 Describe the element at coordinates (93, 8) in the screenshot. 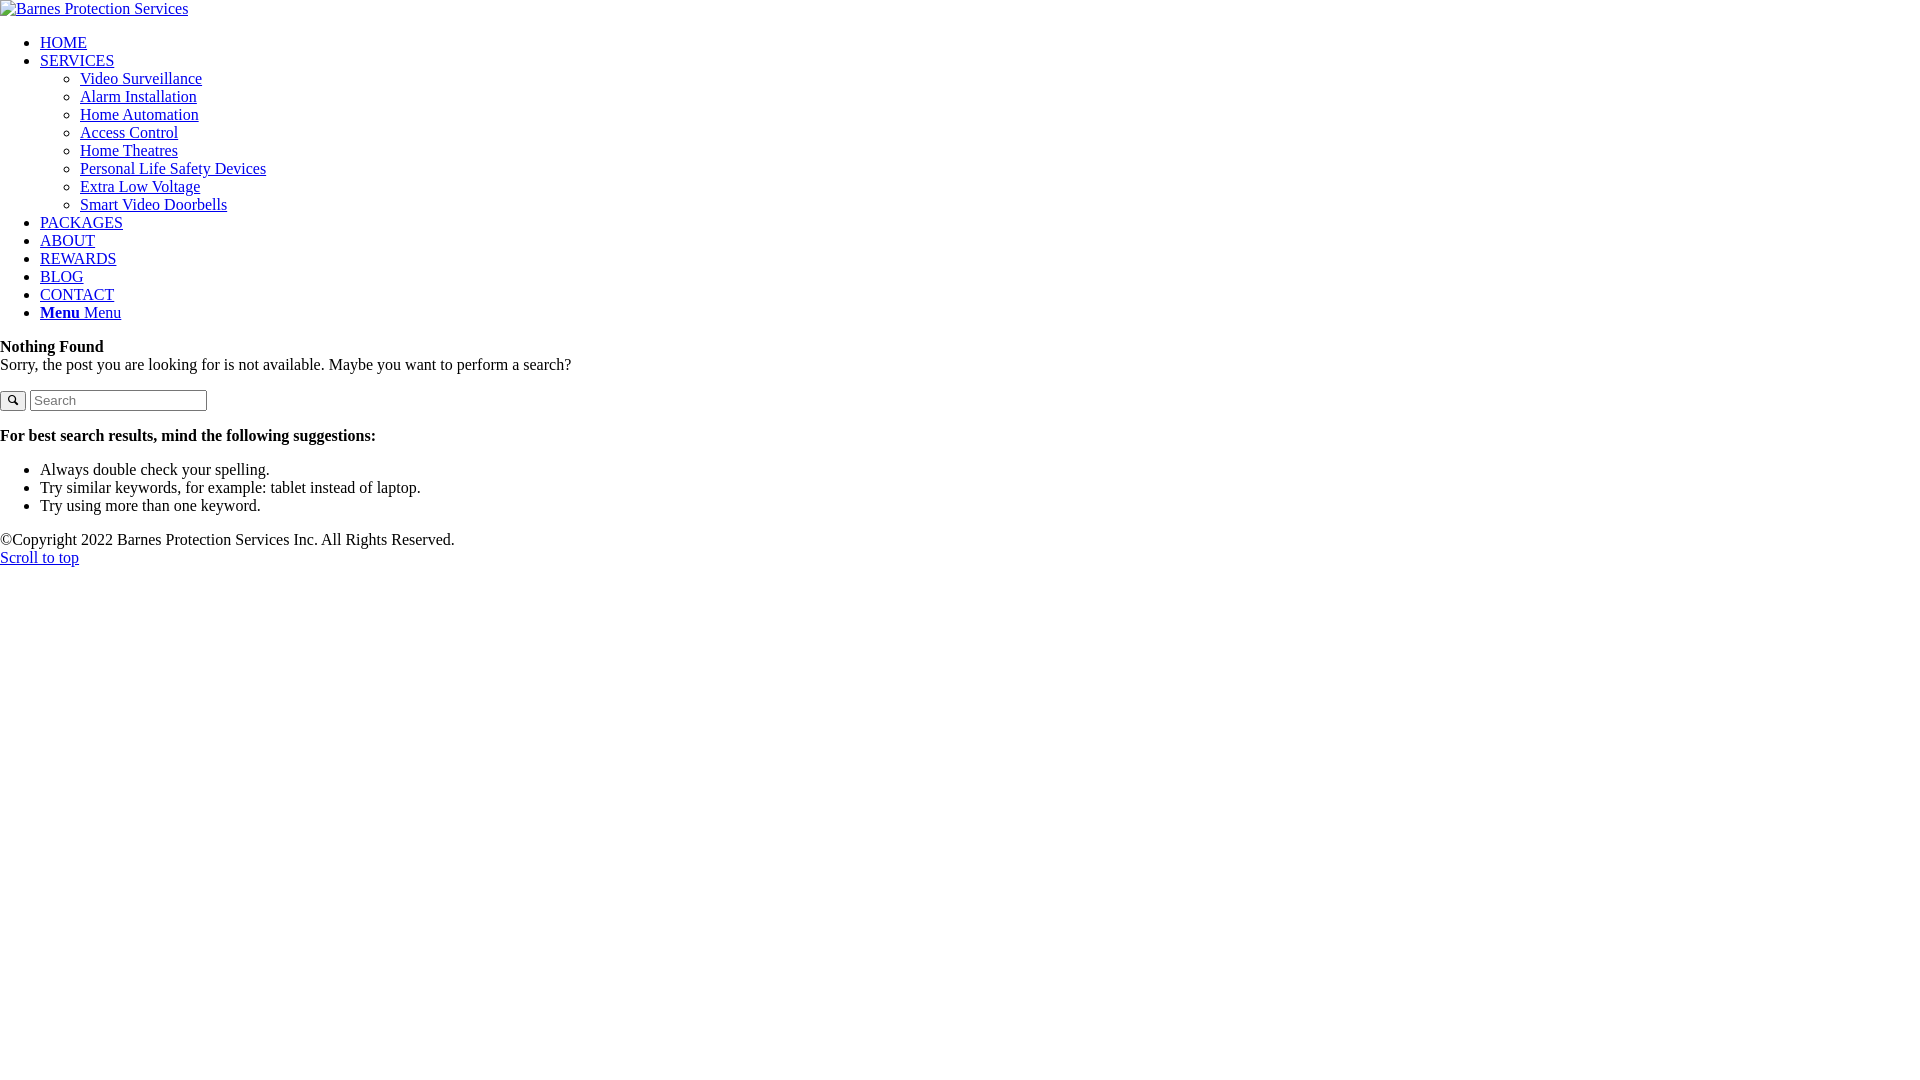

I see `'Barnes Protection Services logo'` at that location.